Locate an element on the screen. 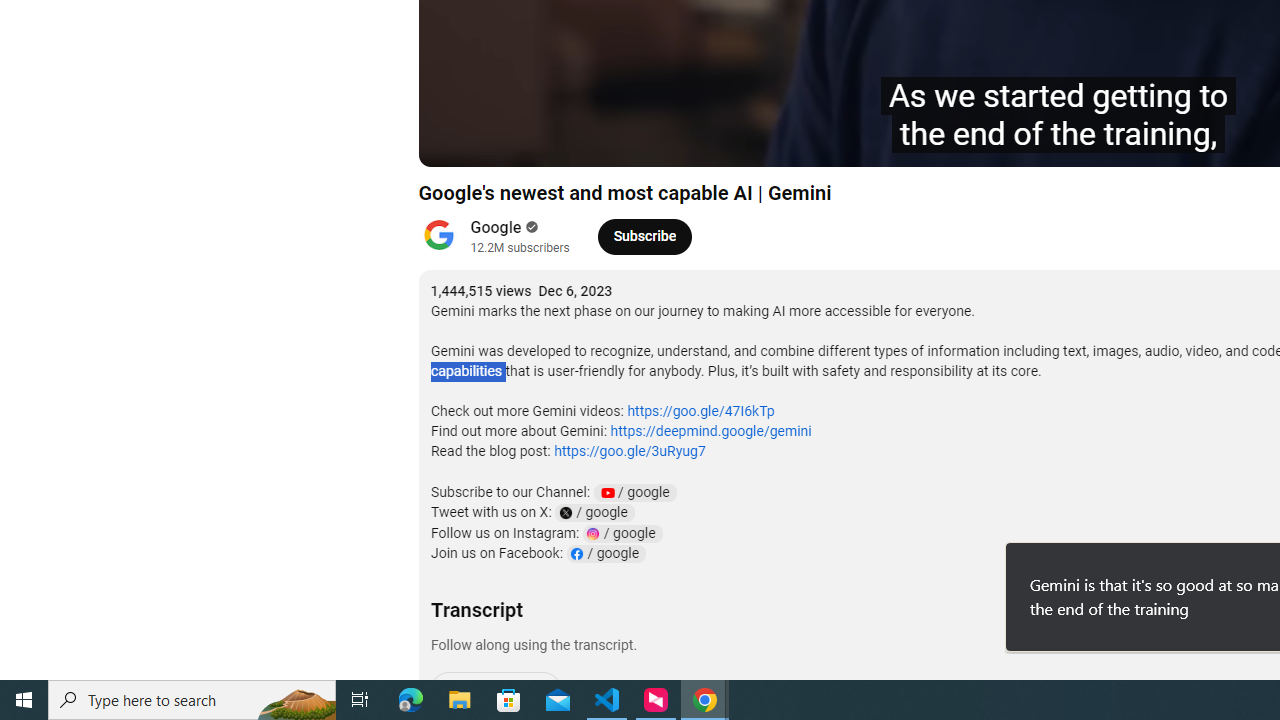  'Instagram Channel Link: google' is located at coordinates (621, 532).